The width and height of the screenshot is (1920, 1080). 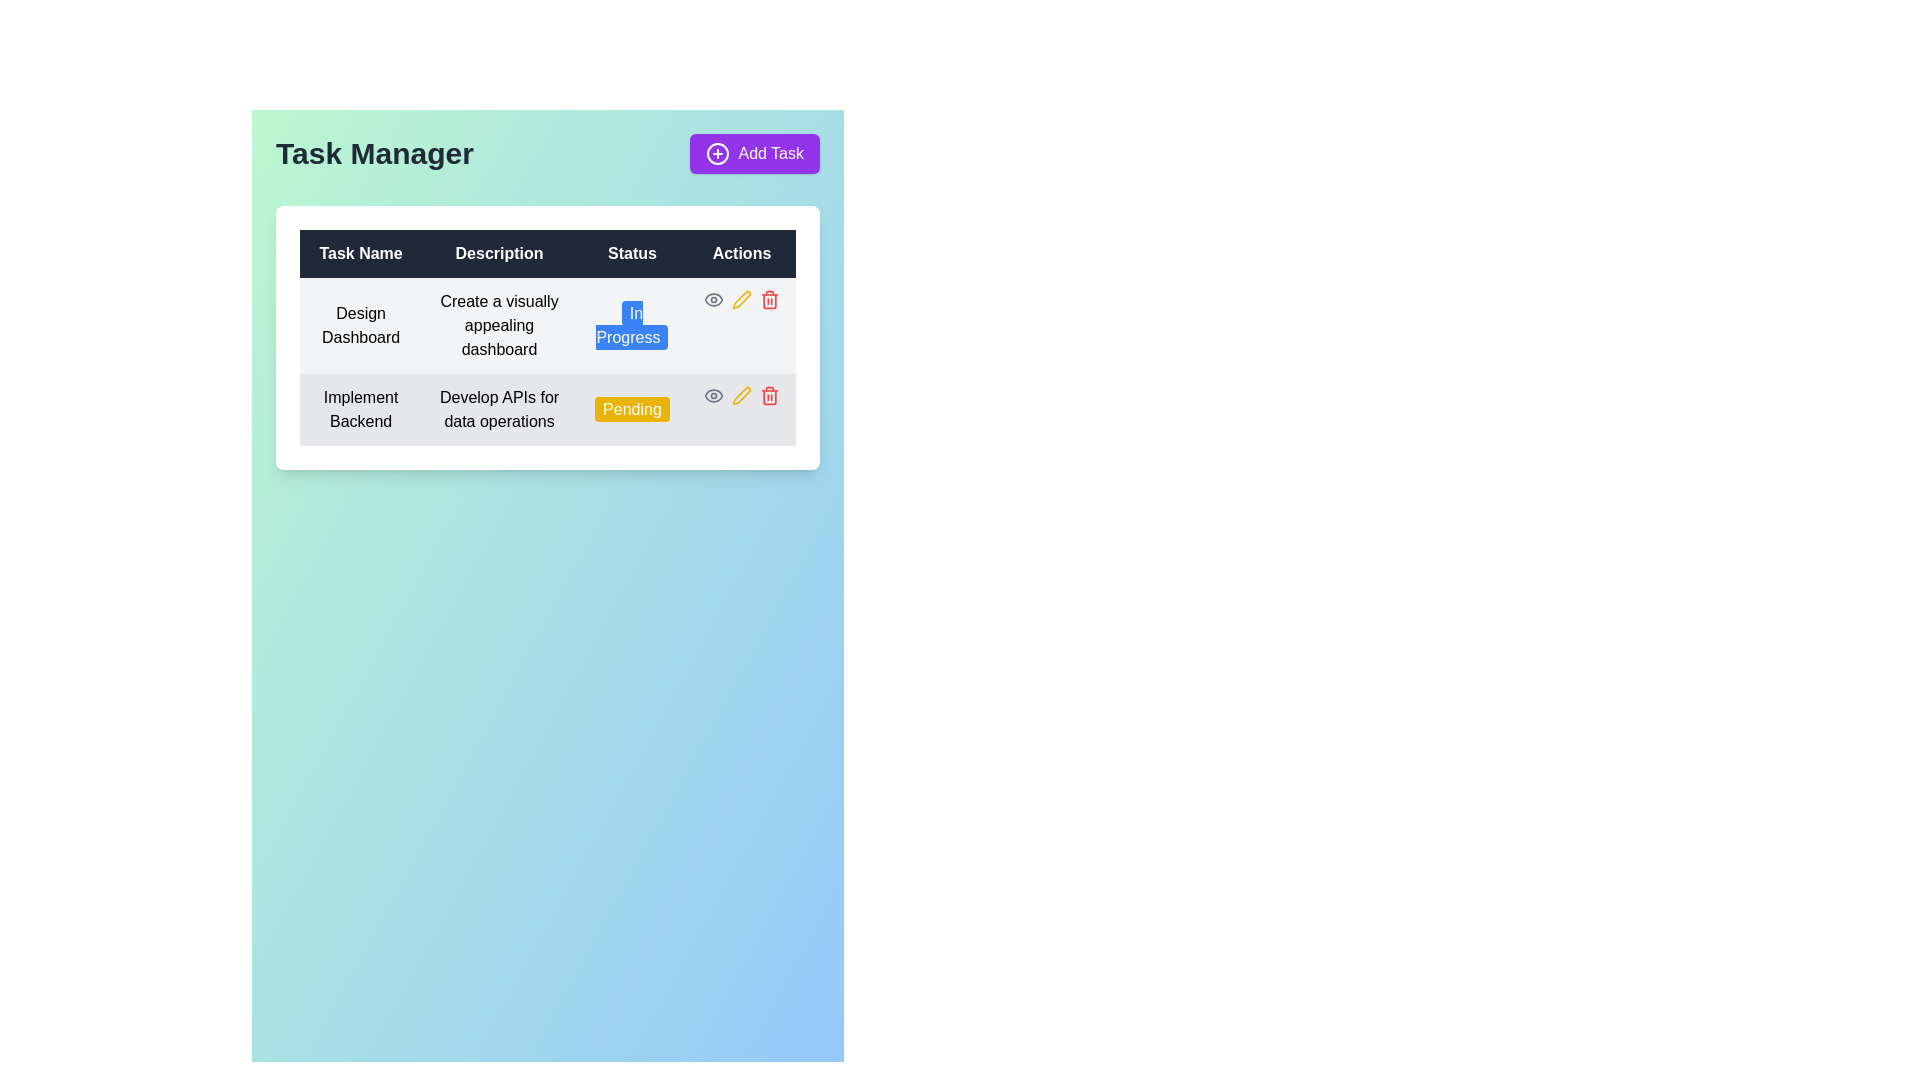 What do you see at coordinates (631, 408) in the screenshot?
I see `the 'Pending' status label, which has a yellow background and white text, located in the 'Status' column of the second row of the table` at bounding box center [631, 408].